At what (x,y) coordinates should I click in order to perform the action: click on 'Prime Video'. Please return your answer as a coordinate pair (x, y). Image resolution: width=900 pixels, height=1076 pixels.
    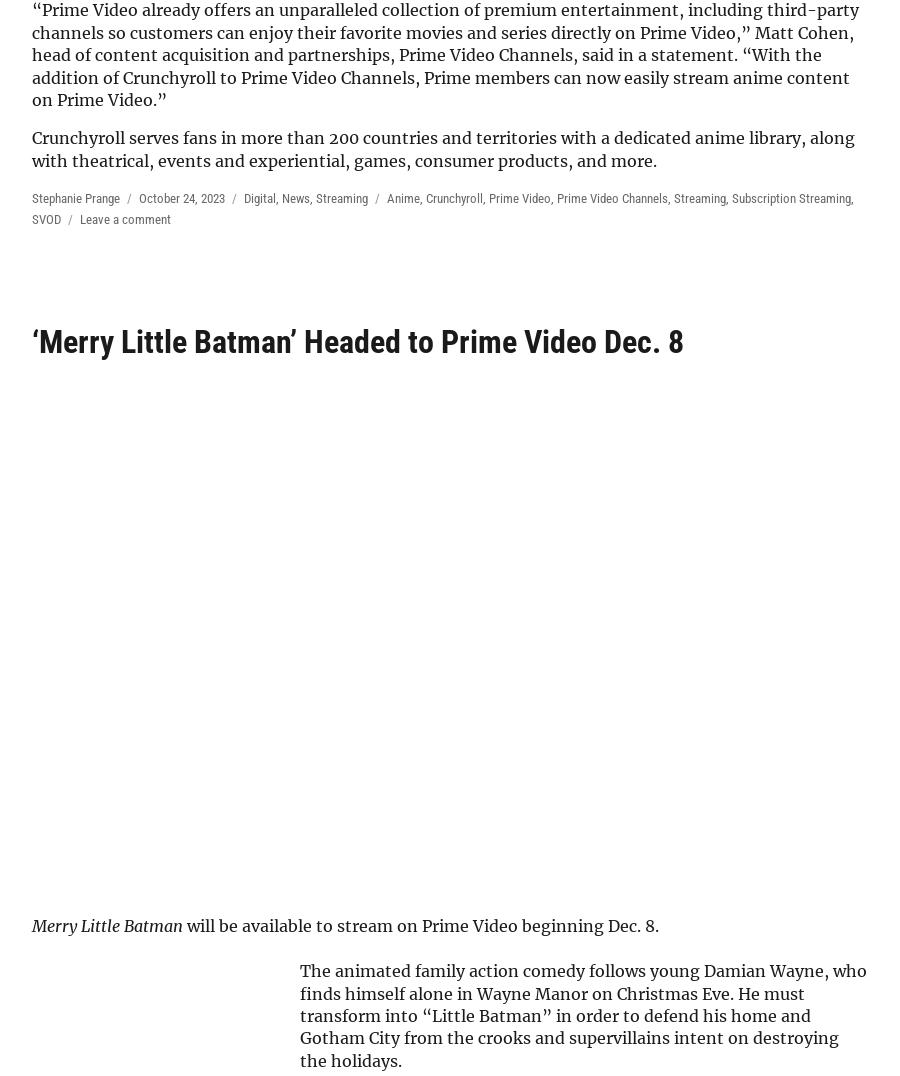
    Looking at the image, I should click on (519, 197).